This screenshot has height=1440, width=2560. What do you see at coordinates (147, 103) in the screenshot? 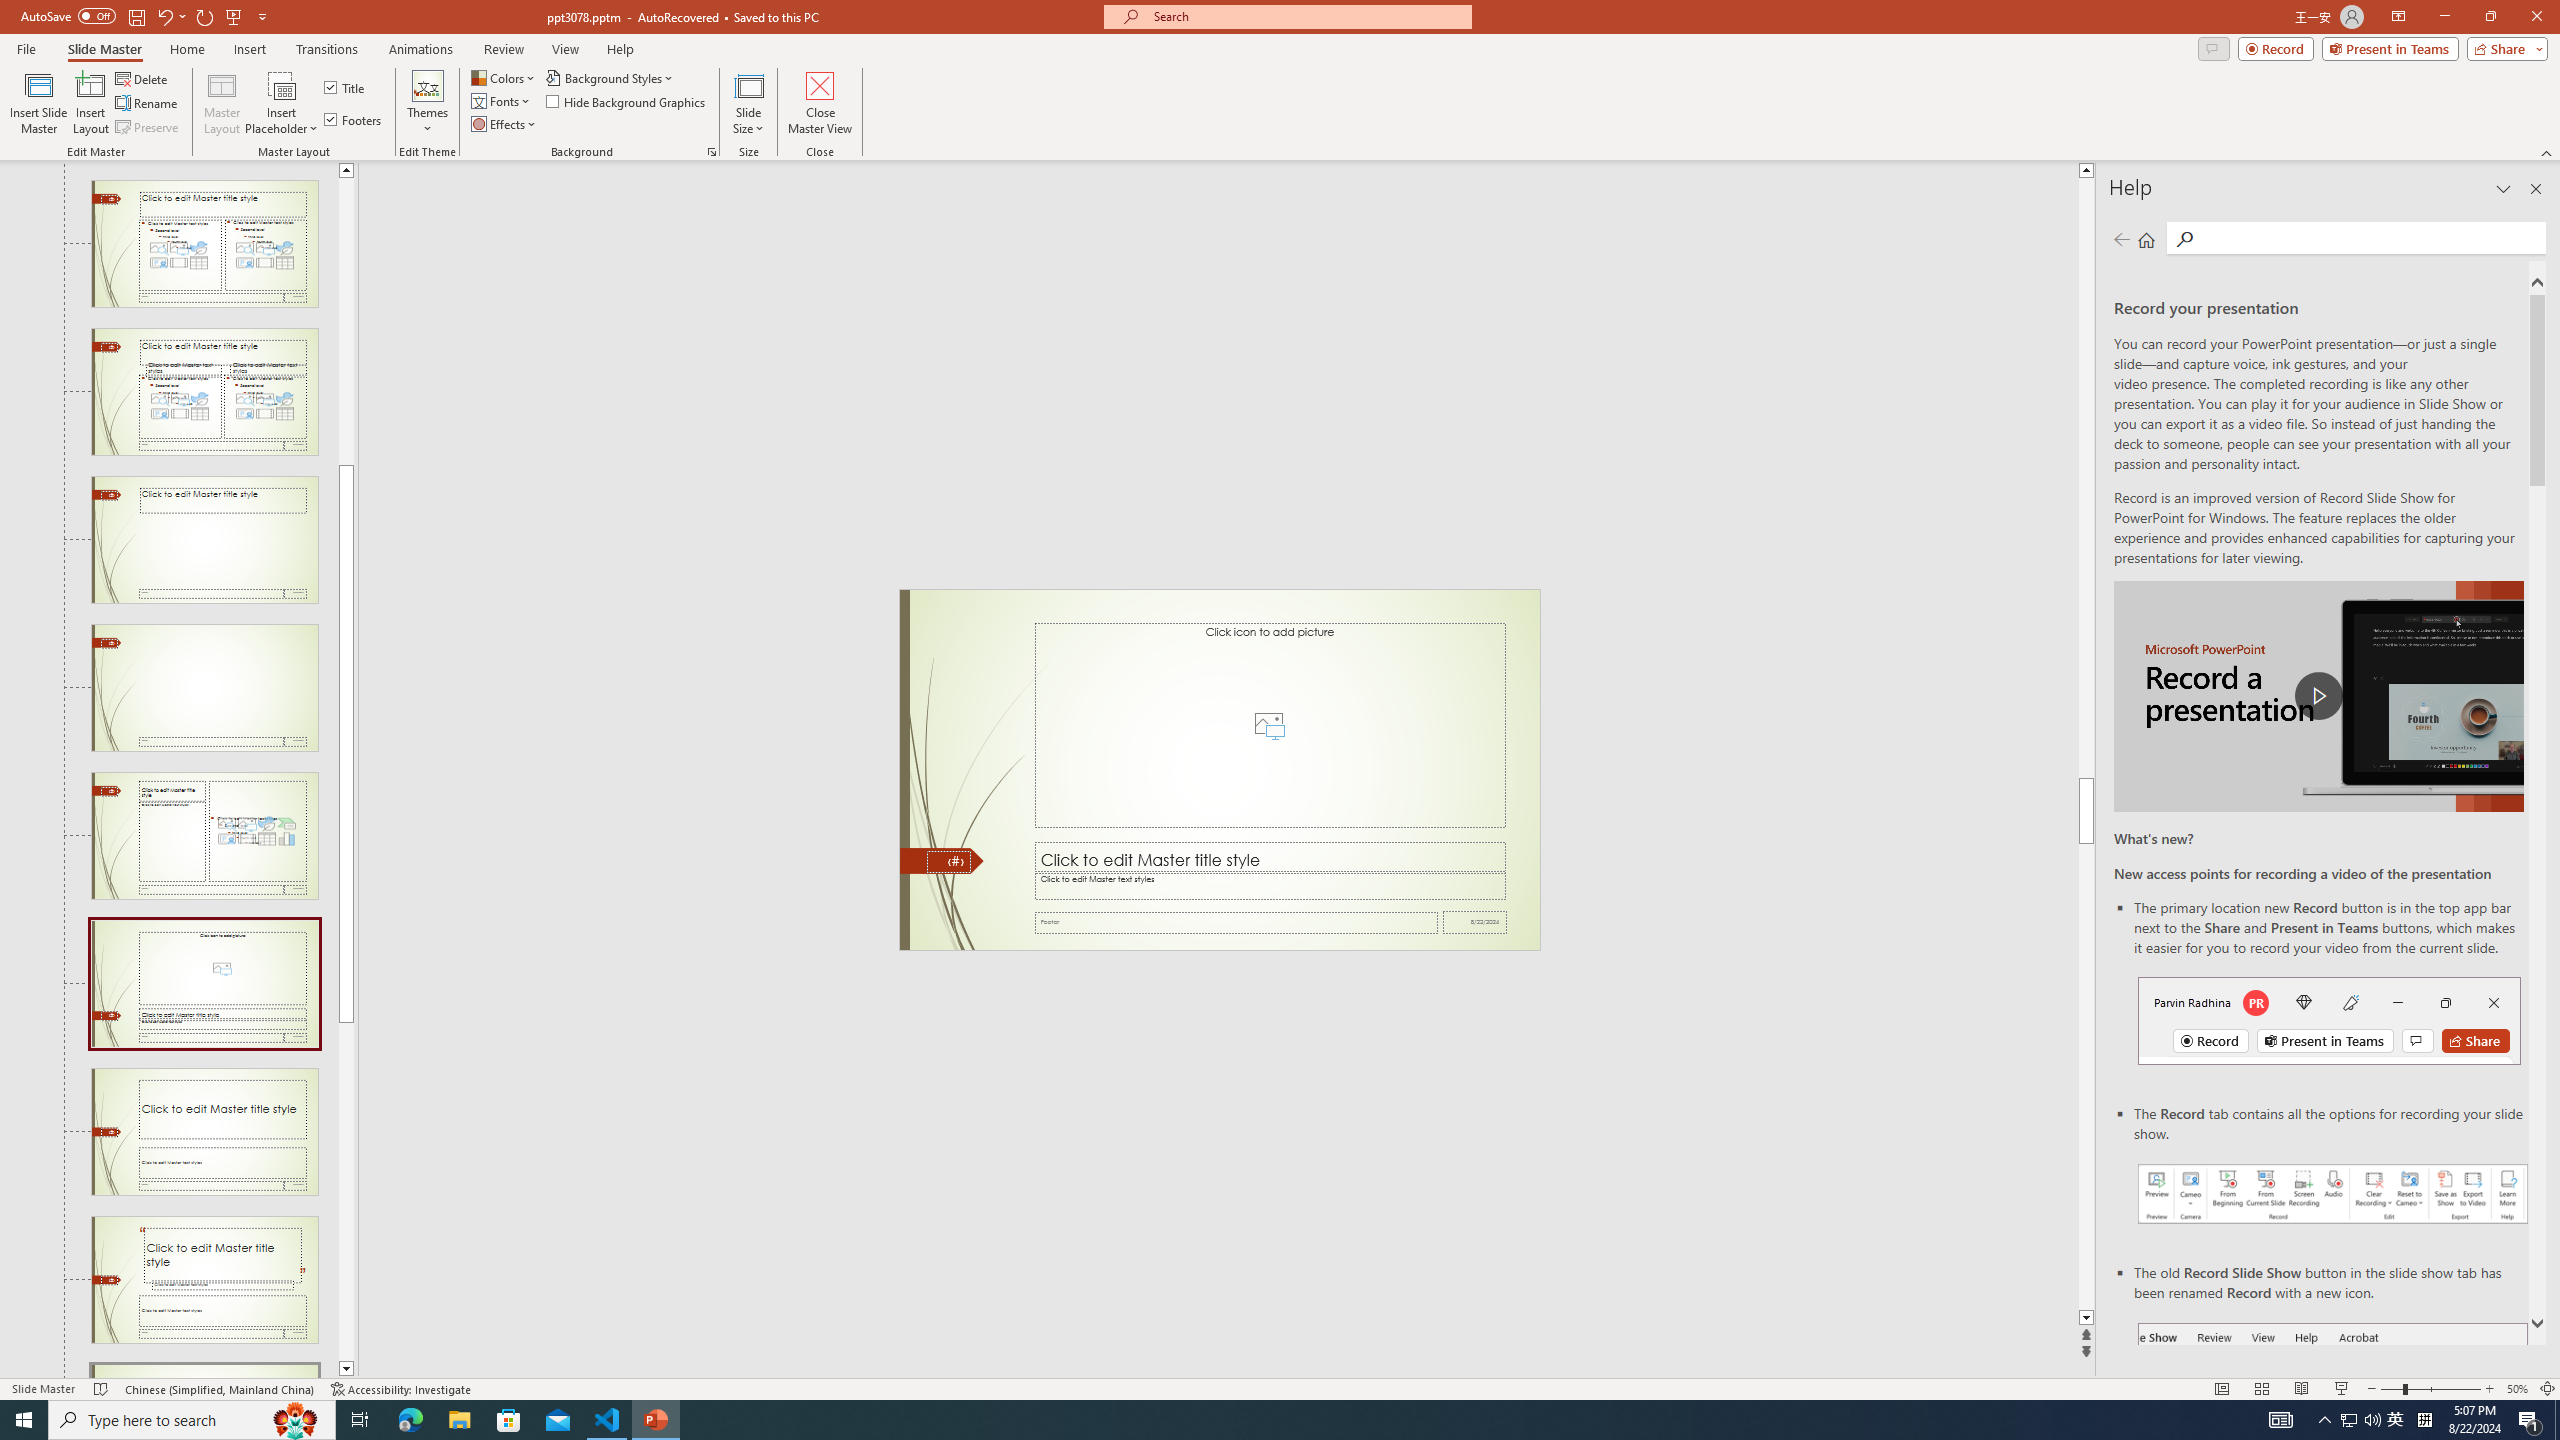
I see `'Rename'` at bounding box center [147, 103].